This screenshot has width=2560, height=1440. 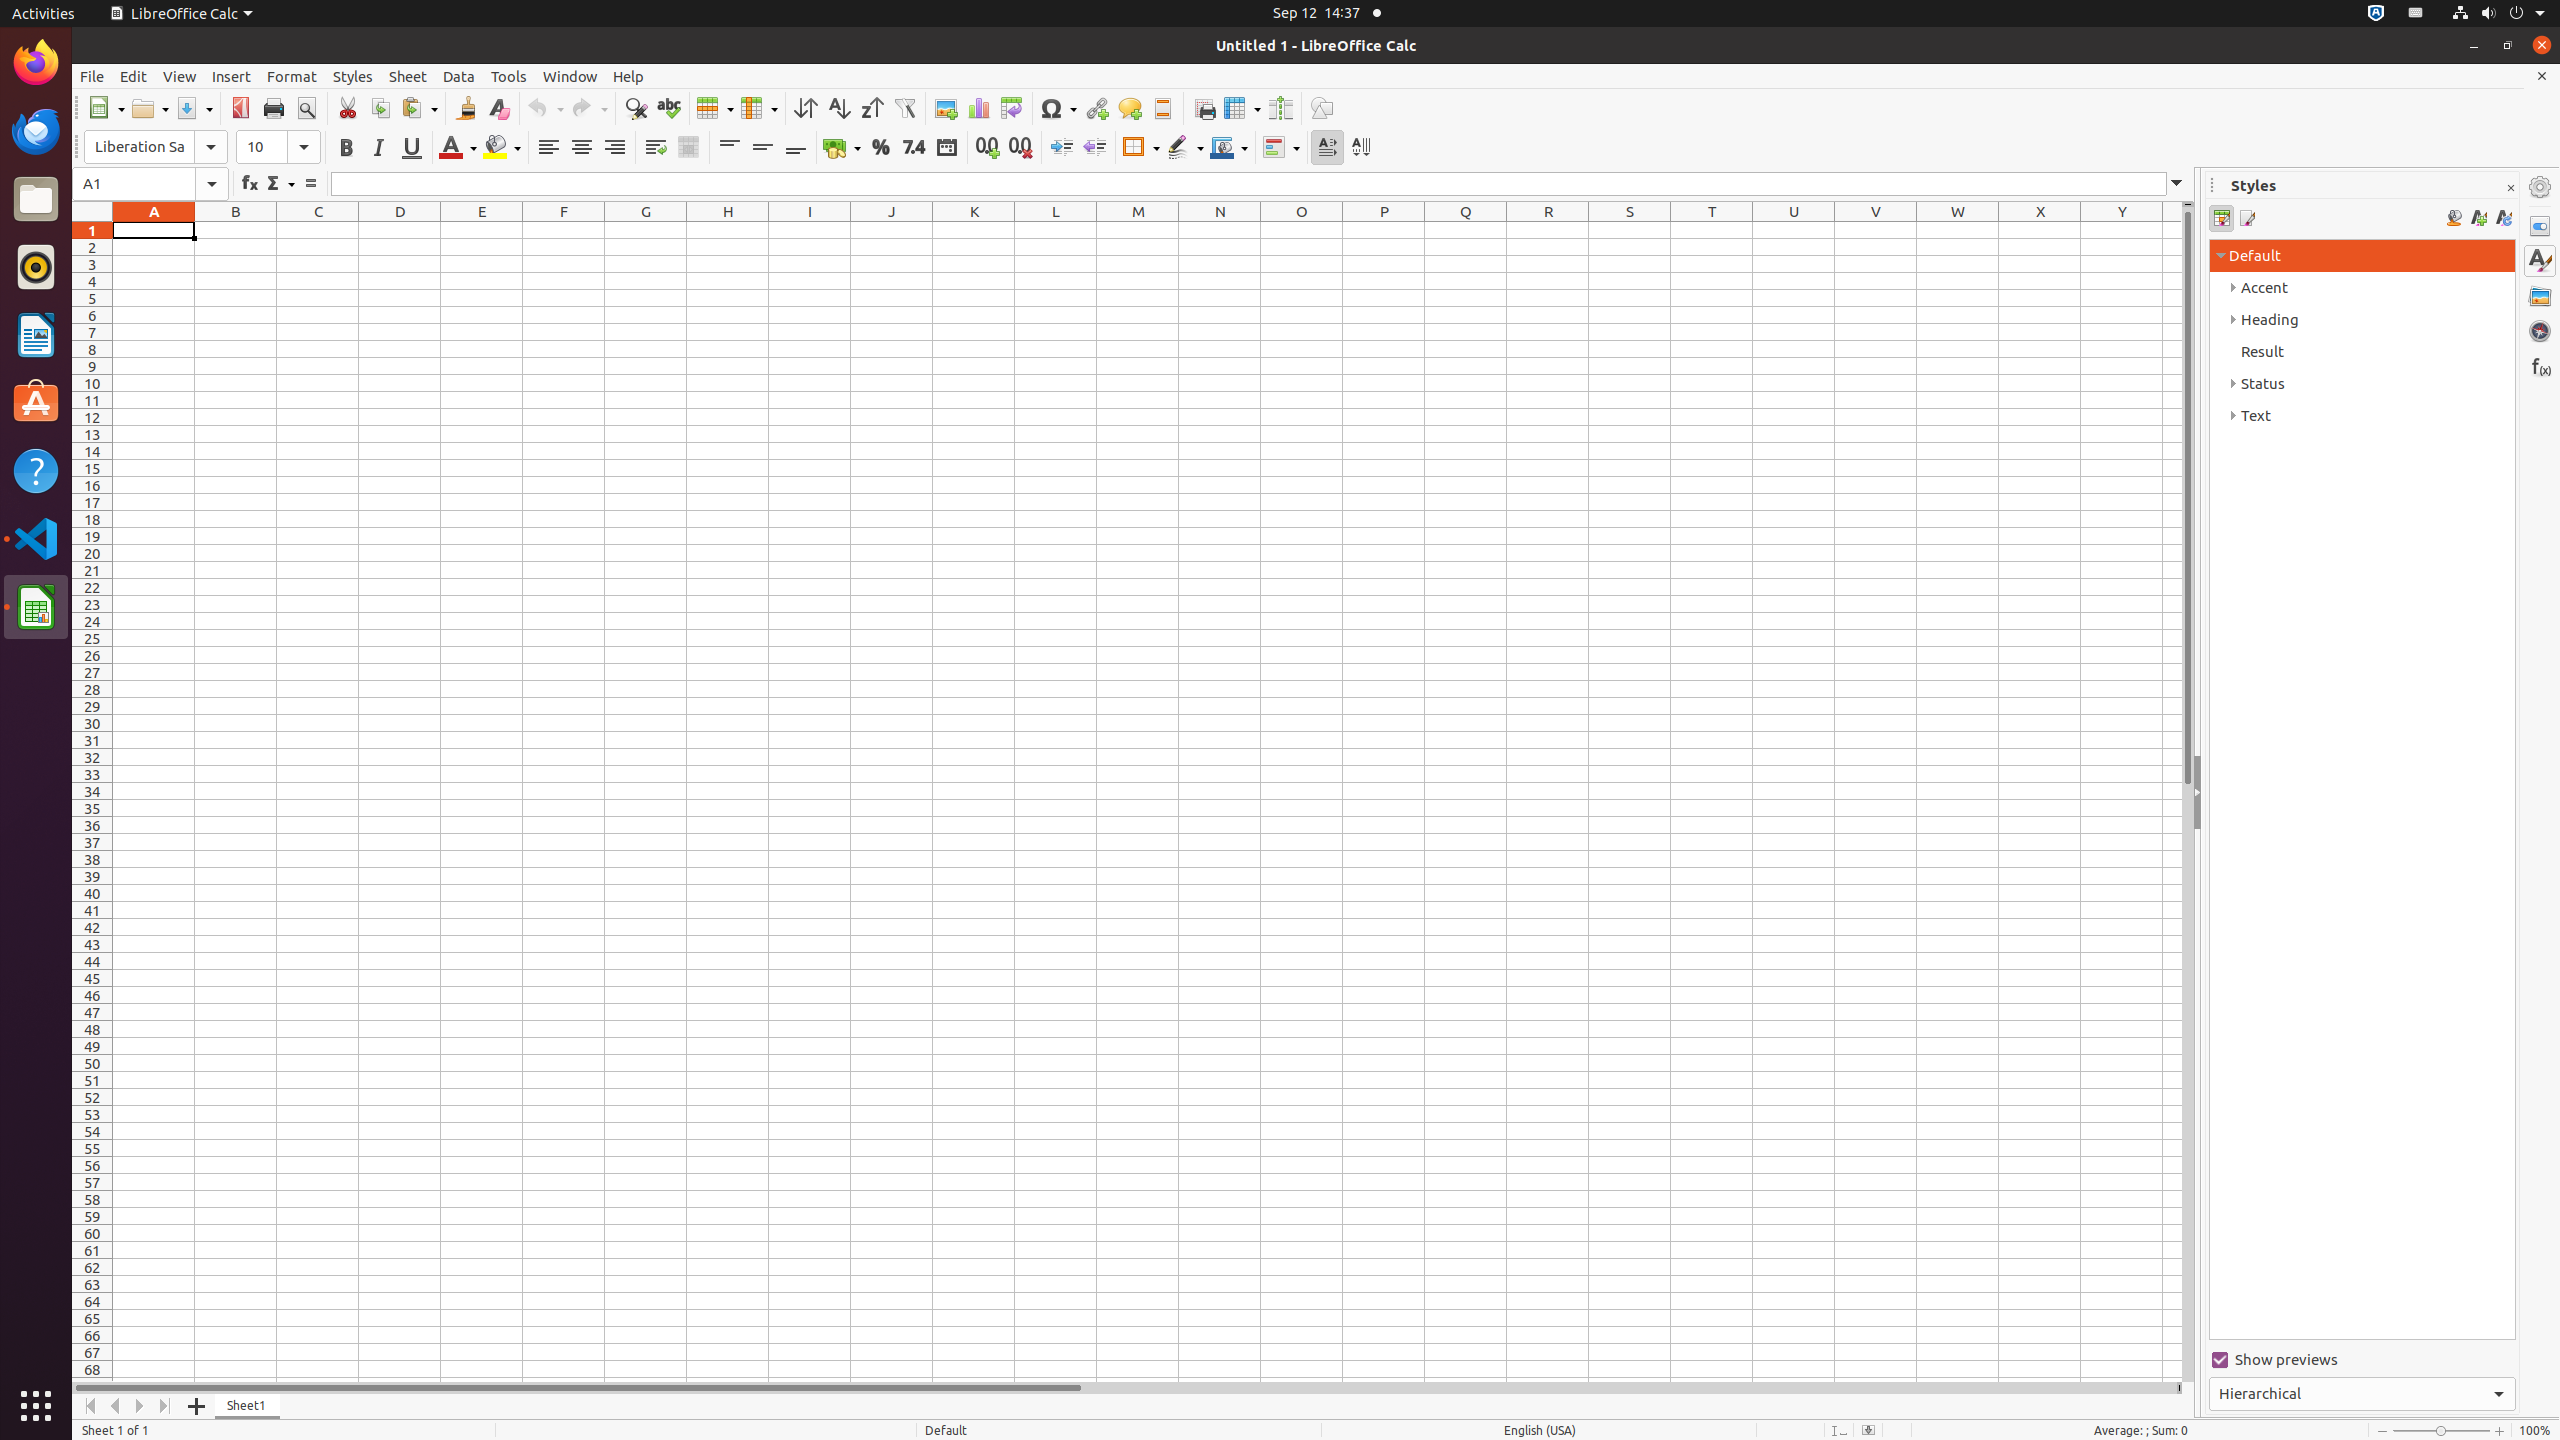 I want to click on 'Headers and Footers', so click(x=1161, y=107).